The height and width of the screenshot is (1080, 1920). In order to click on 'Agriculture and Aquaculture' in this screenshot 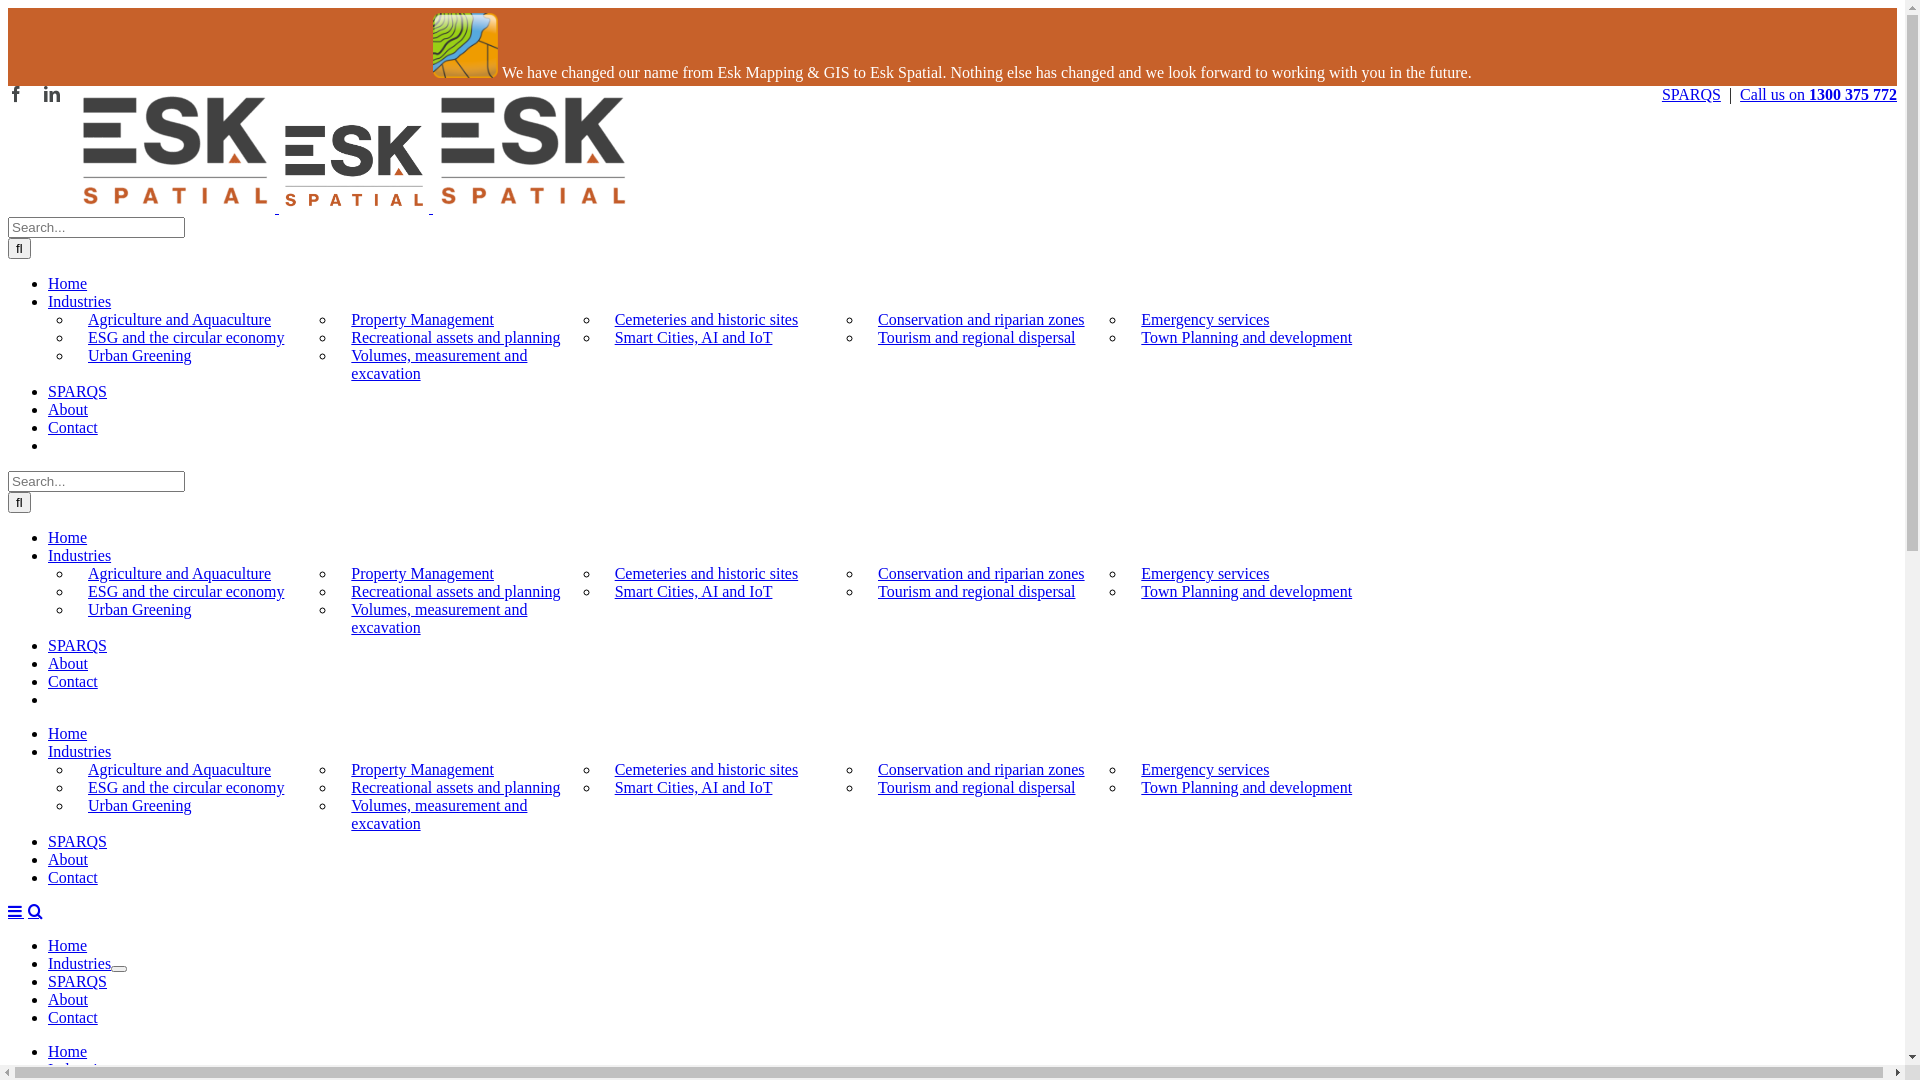, I will do `click(179, 573)`.